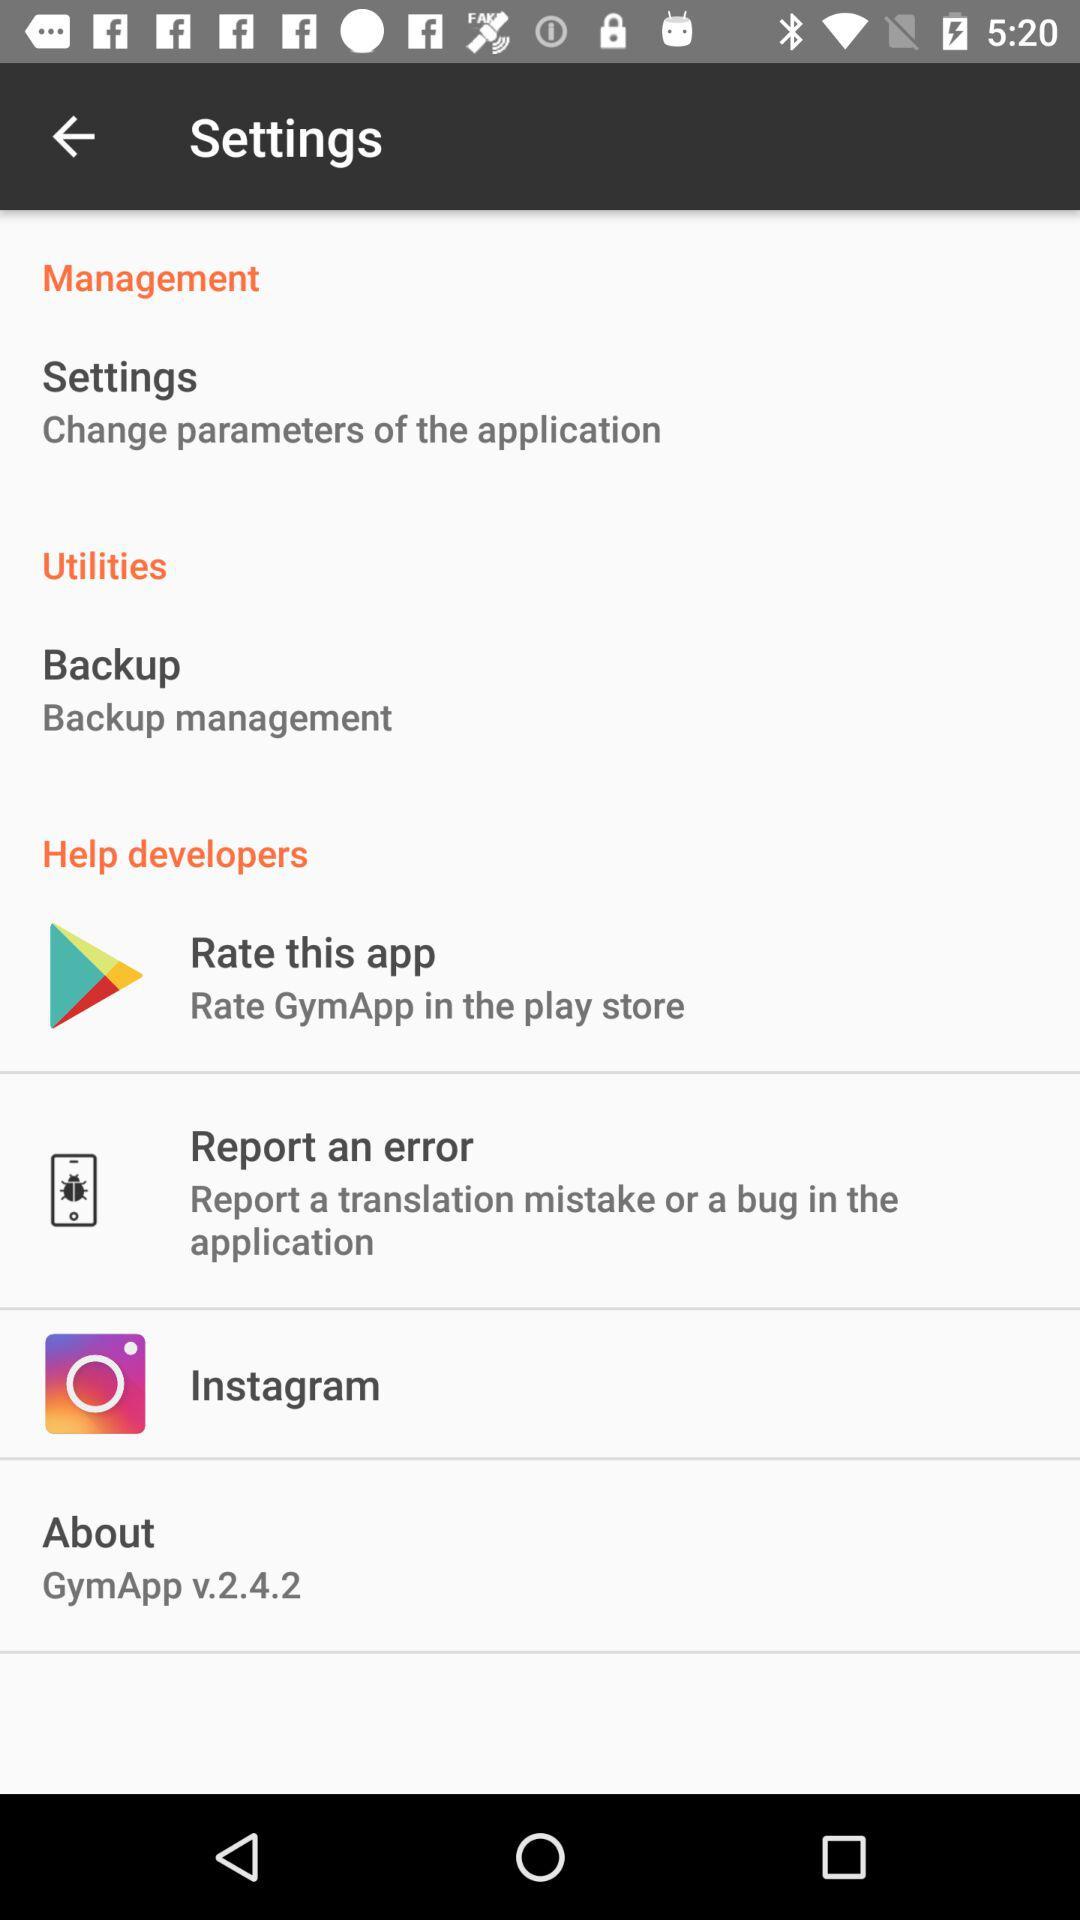 The width and height of the screenshot is (1080, 1920). Describe the element at coordinates (285, 1382) in the screenshot. I see `the item above gymapp v 2` at that location.